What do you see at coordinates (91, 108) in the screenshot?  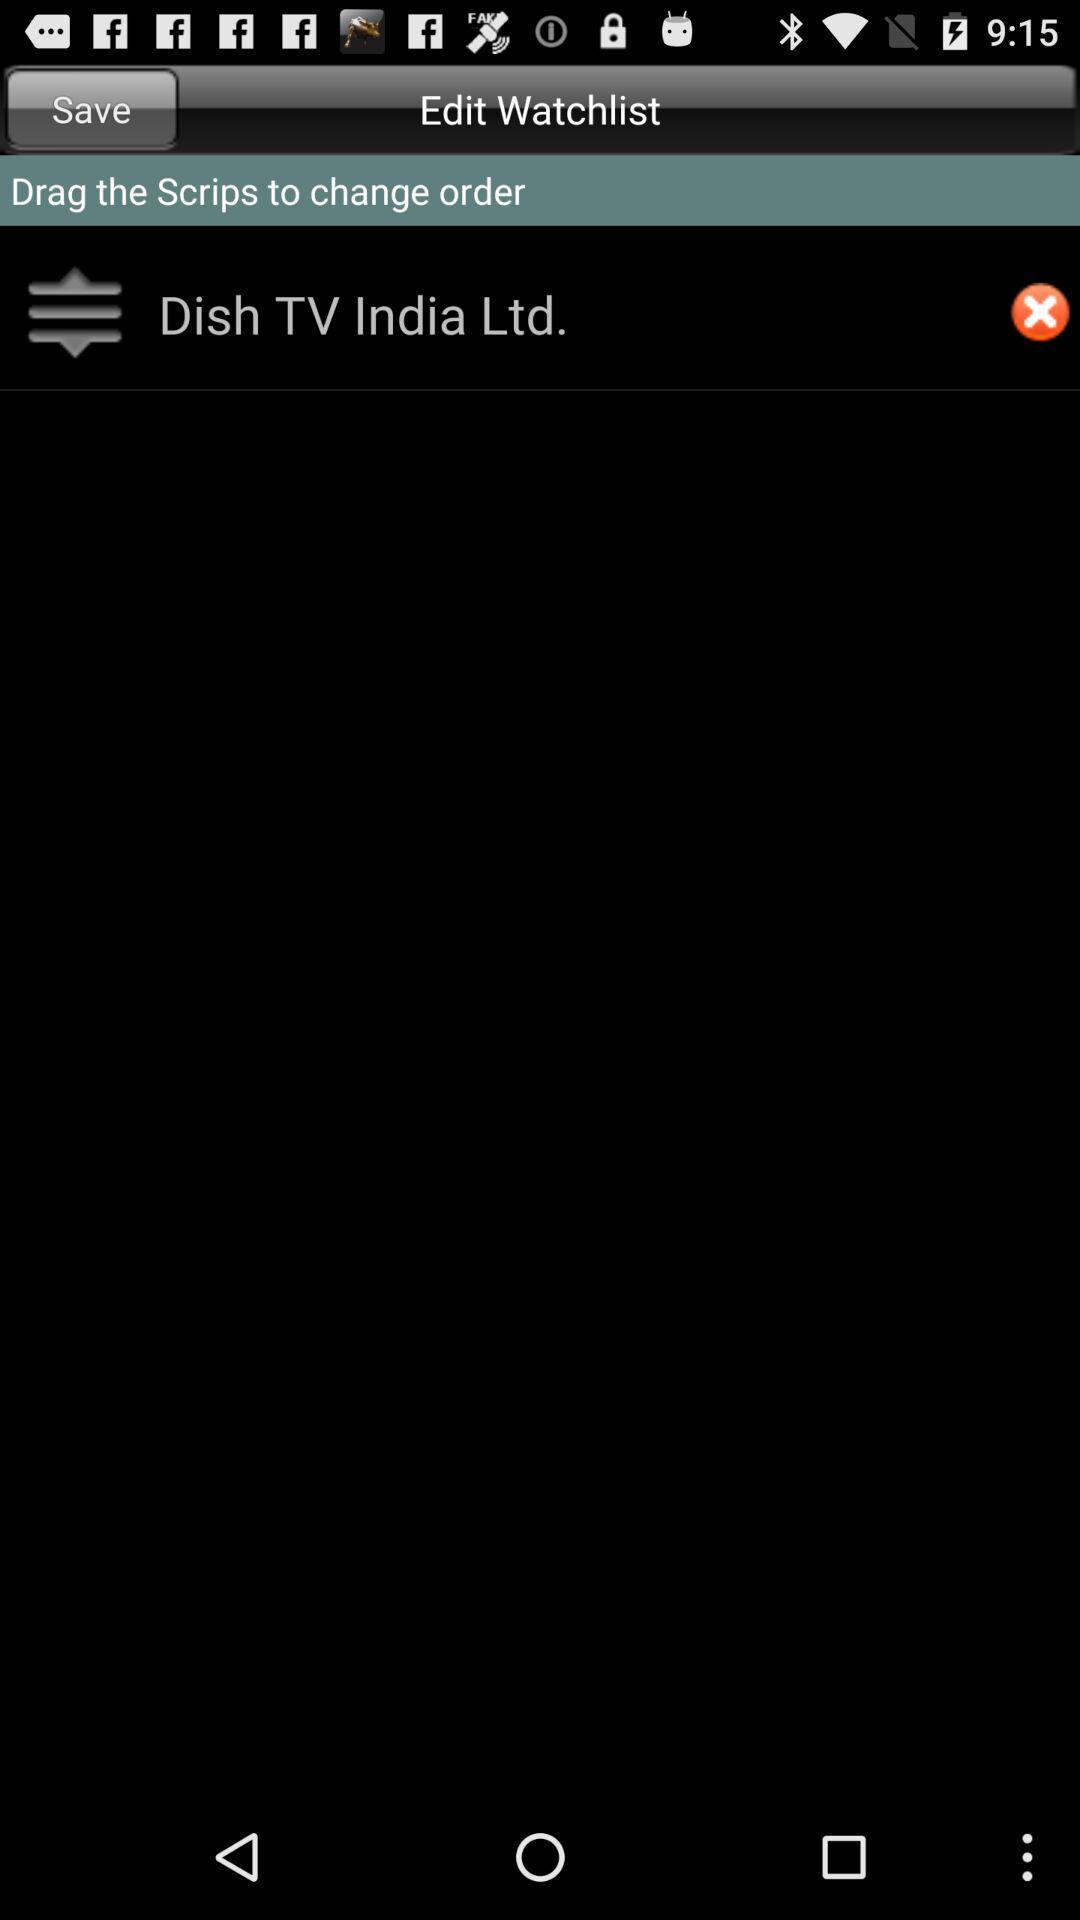 I see `save item` at bounding box center [91, 108].